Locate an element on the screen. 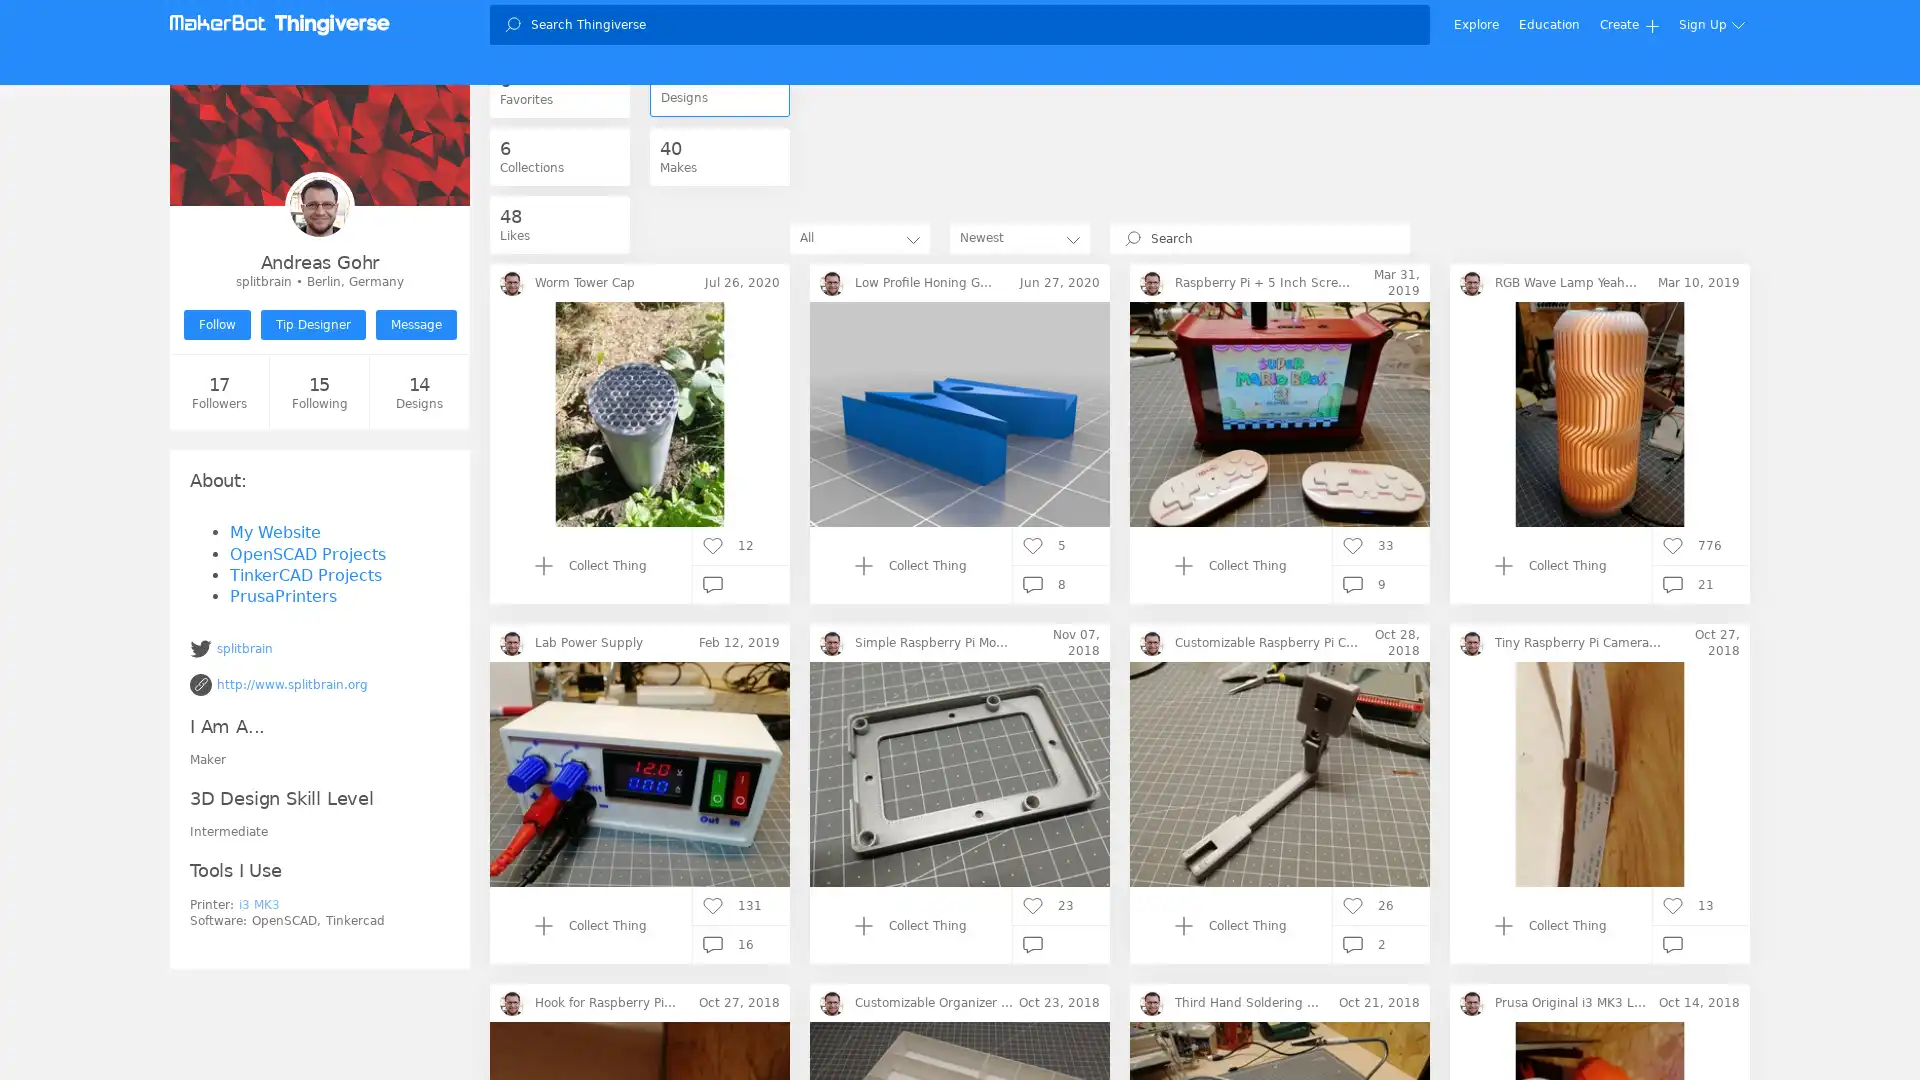  Message is located at coordinates (414, 323).